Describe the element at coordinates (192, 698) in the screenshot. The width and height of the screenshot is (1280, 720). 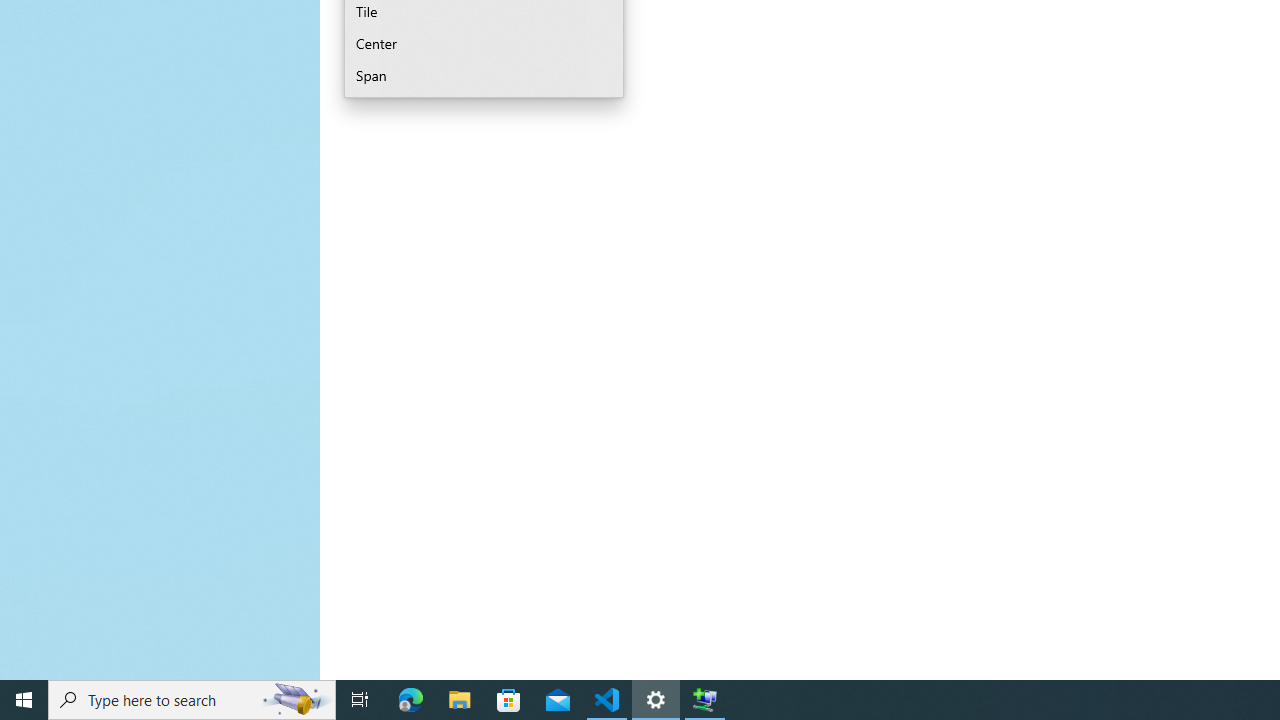
I see `'Type here to search'` at that location.